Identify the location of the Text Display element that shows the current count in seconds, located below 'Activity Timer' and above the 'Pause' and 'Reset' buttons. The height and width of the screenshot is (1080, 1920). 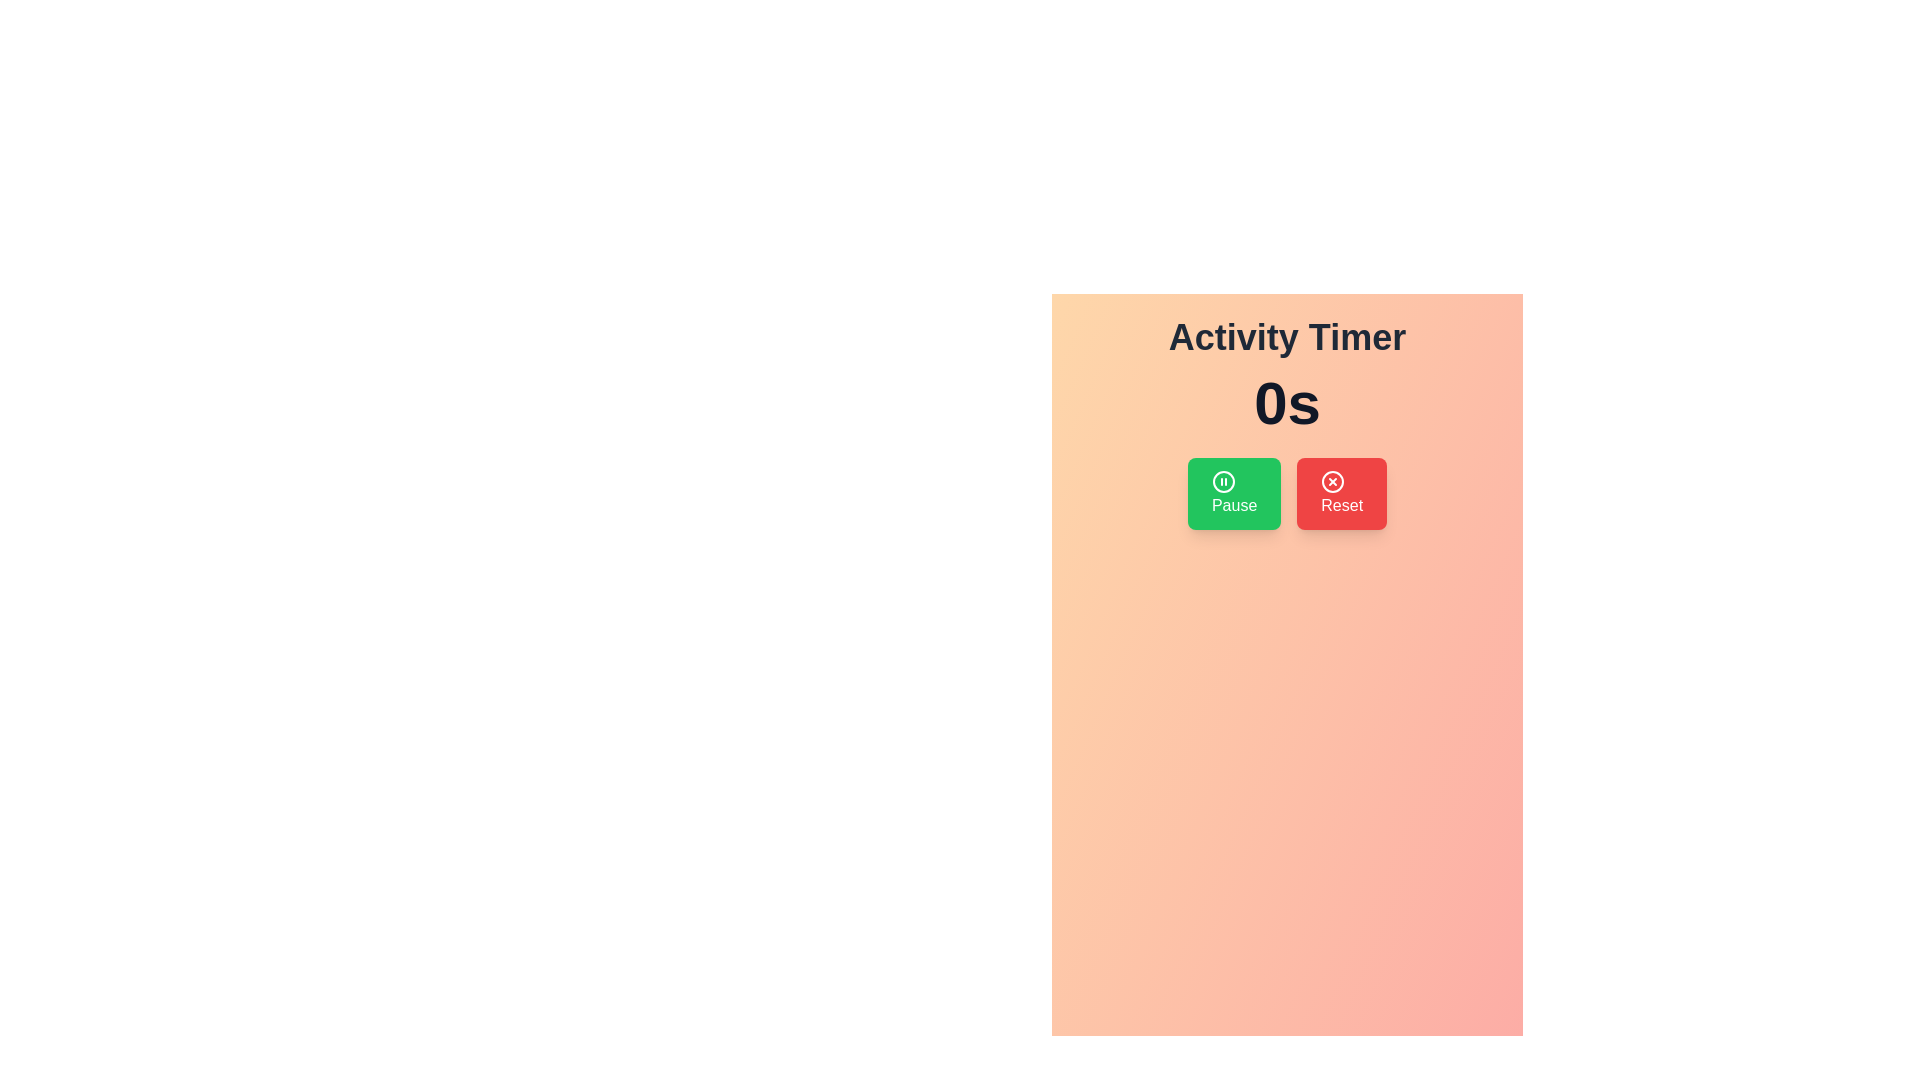
(1287, 404).